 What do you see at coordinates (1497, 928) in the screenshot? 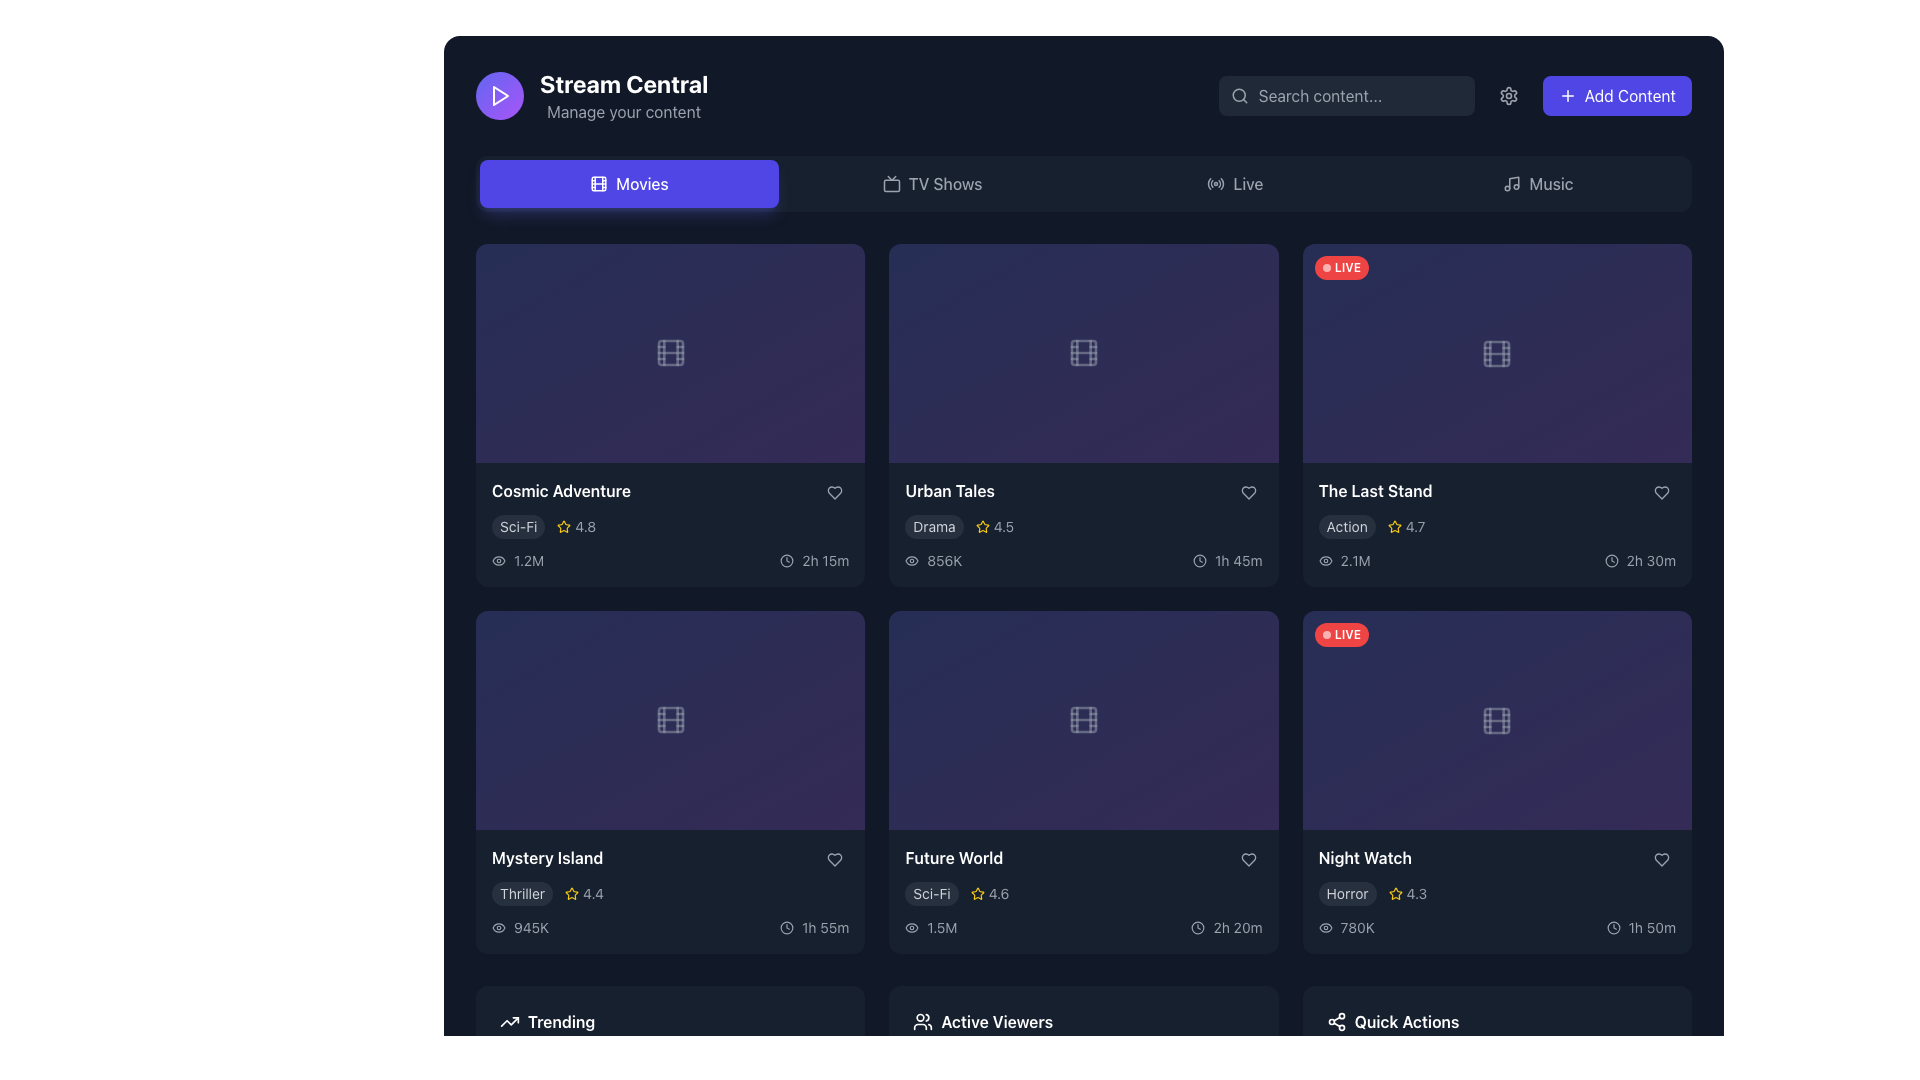
I see `the Statistical information display showing viewer count '780K' and duration '1h 50m' located at the bottom section of the 'Night Watch' card` at bounding box center [1497, 928].